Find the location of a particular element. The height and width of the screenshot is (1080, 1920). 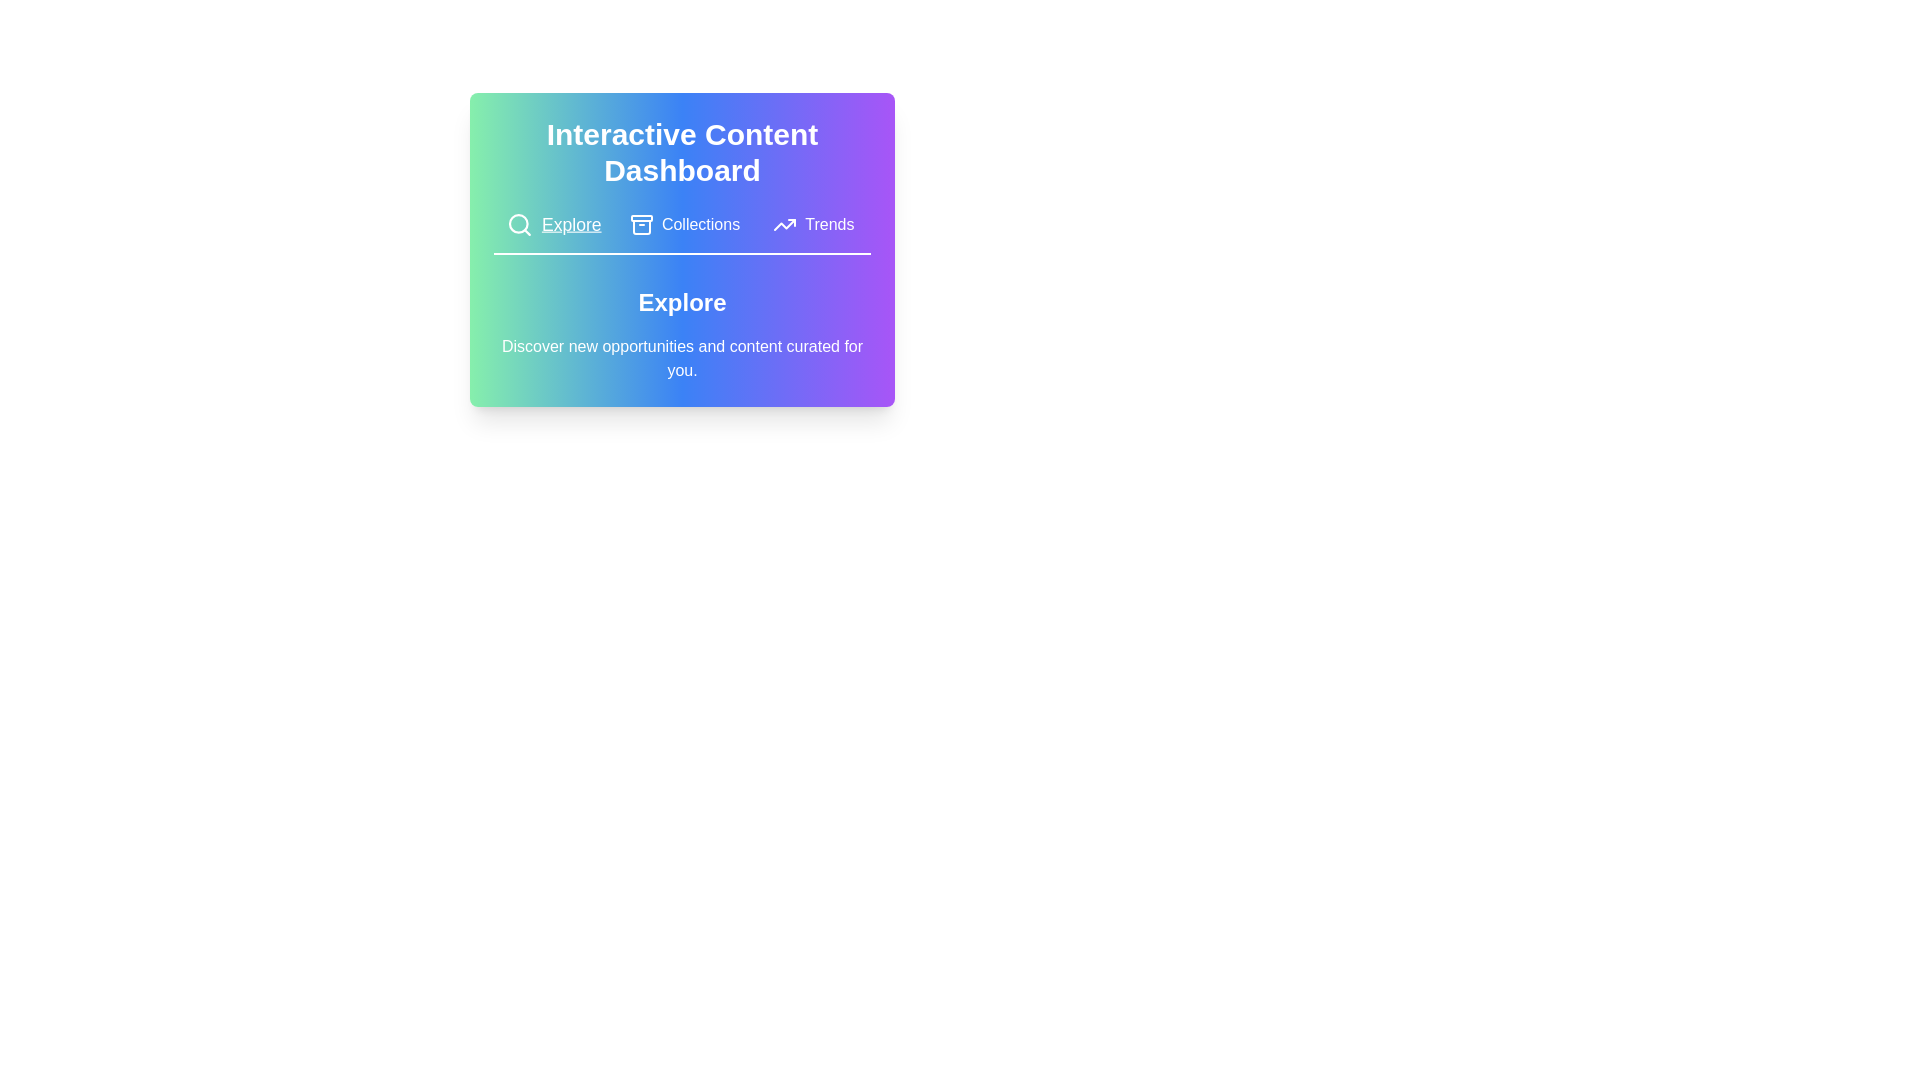

the tab labeled Trends is located at coordinates (813, 224).